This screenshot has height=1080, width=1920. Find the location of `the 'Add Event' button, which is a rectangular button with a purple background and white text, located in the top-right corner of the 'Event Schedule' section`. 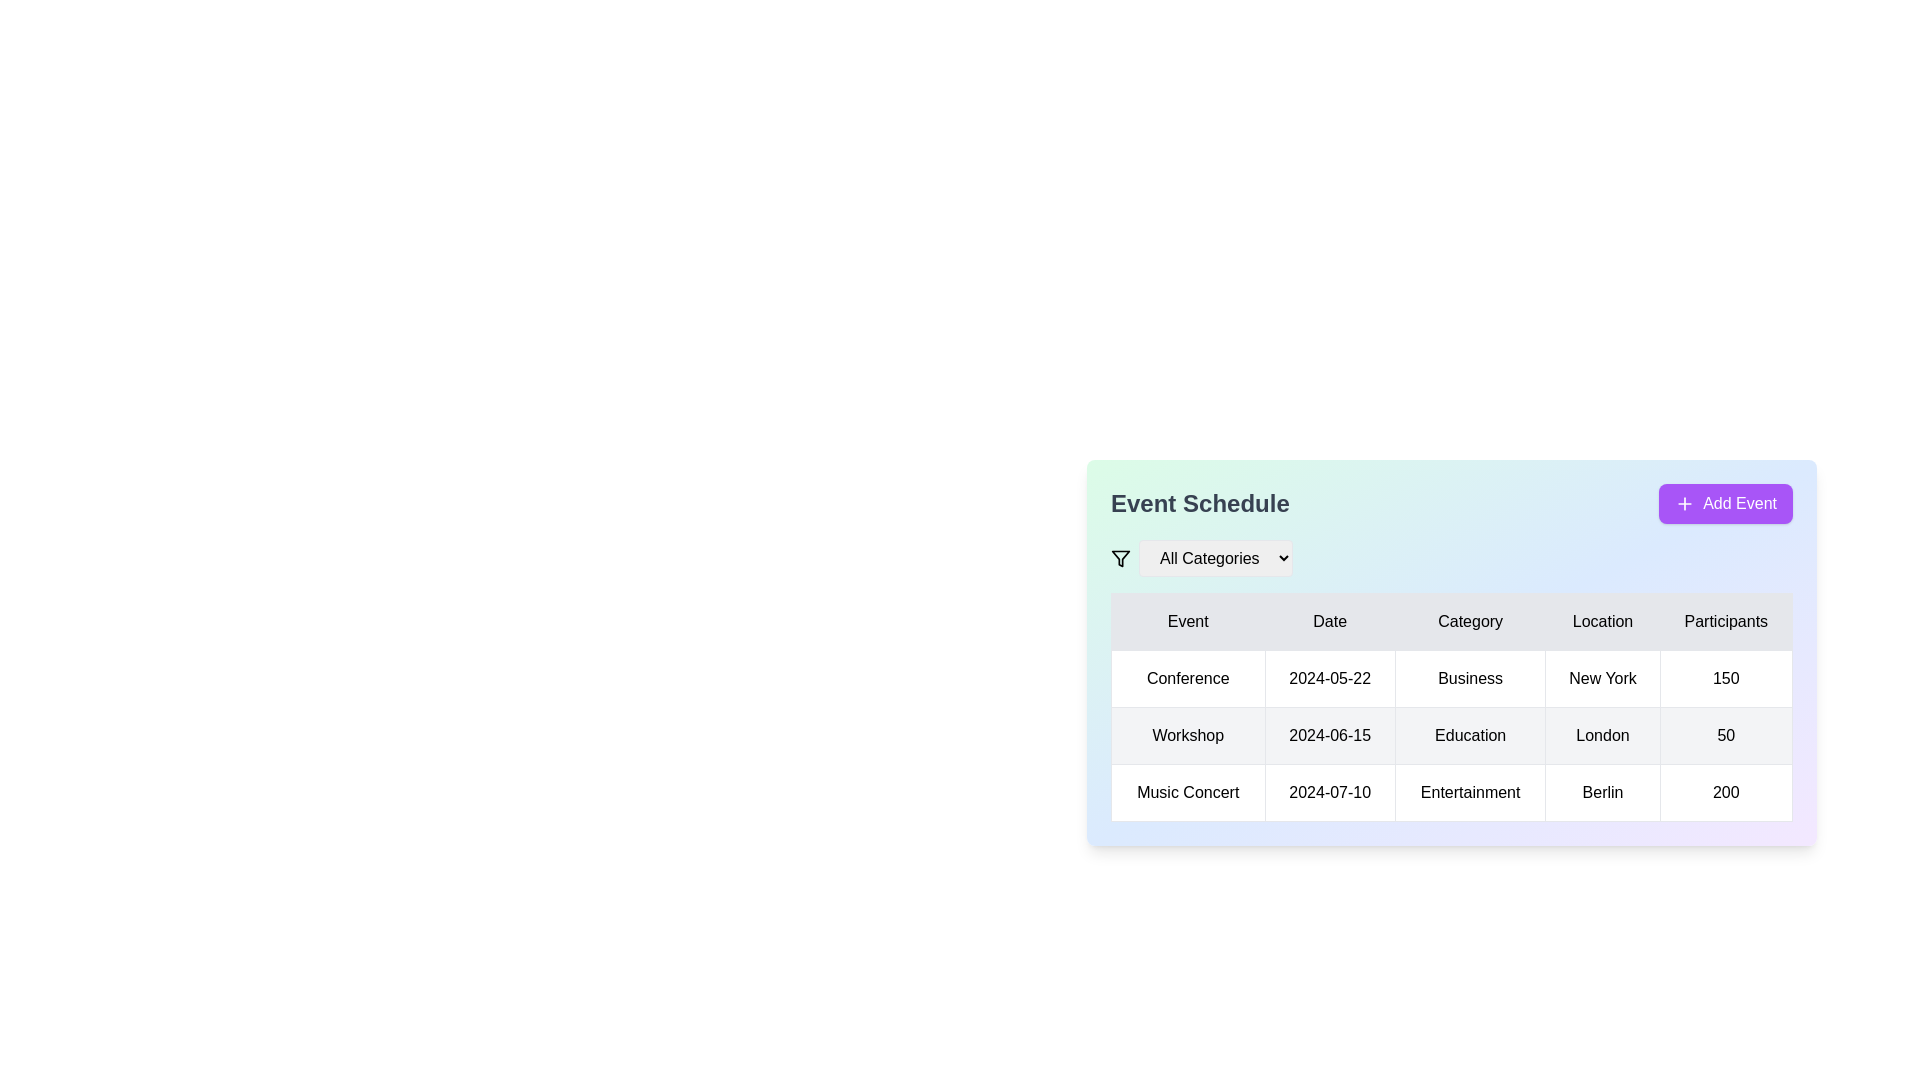

the 'Add Event' button, which is a rectangular button with a purple background and white text, located in the top-right corner of the 'Event Schedule' section is located at coordinates (1725, 503).